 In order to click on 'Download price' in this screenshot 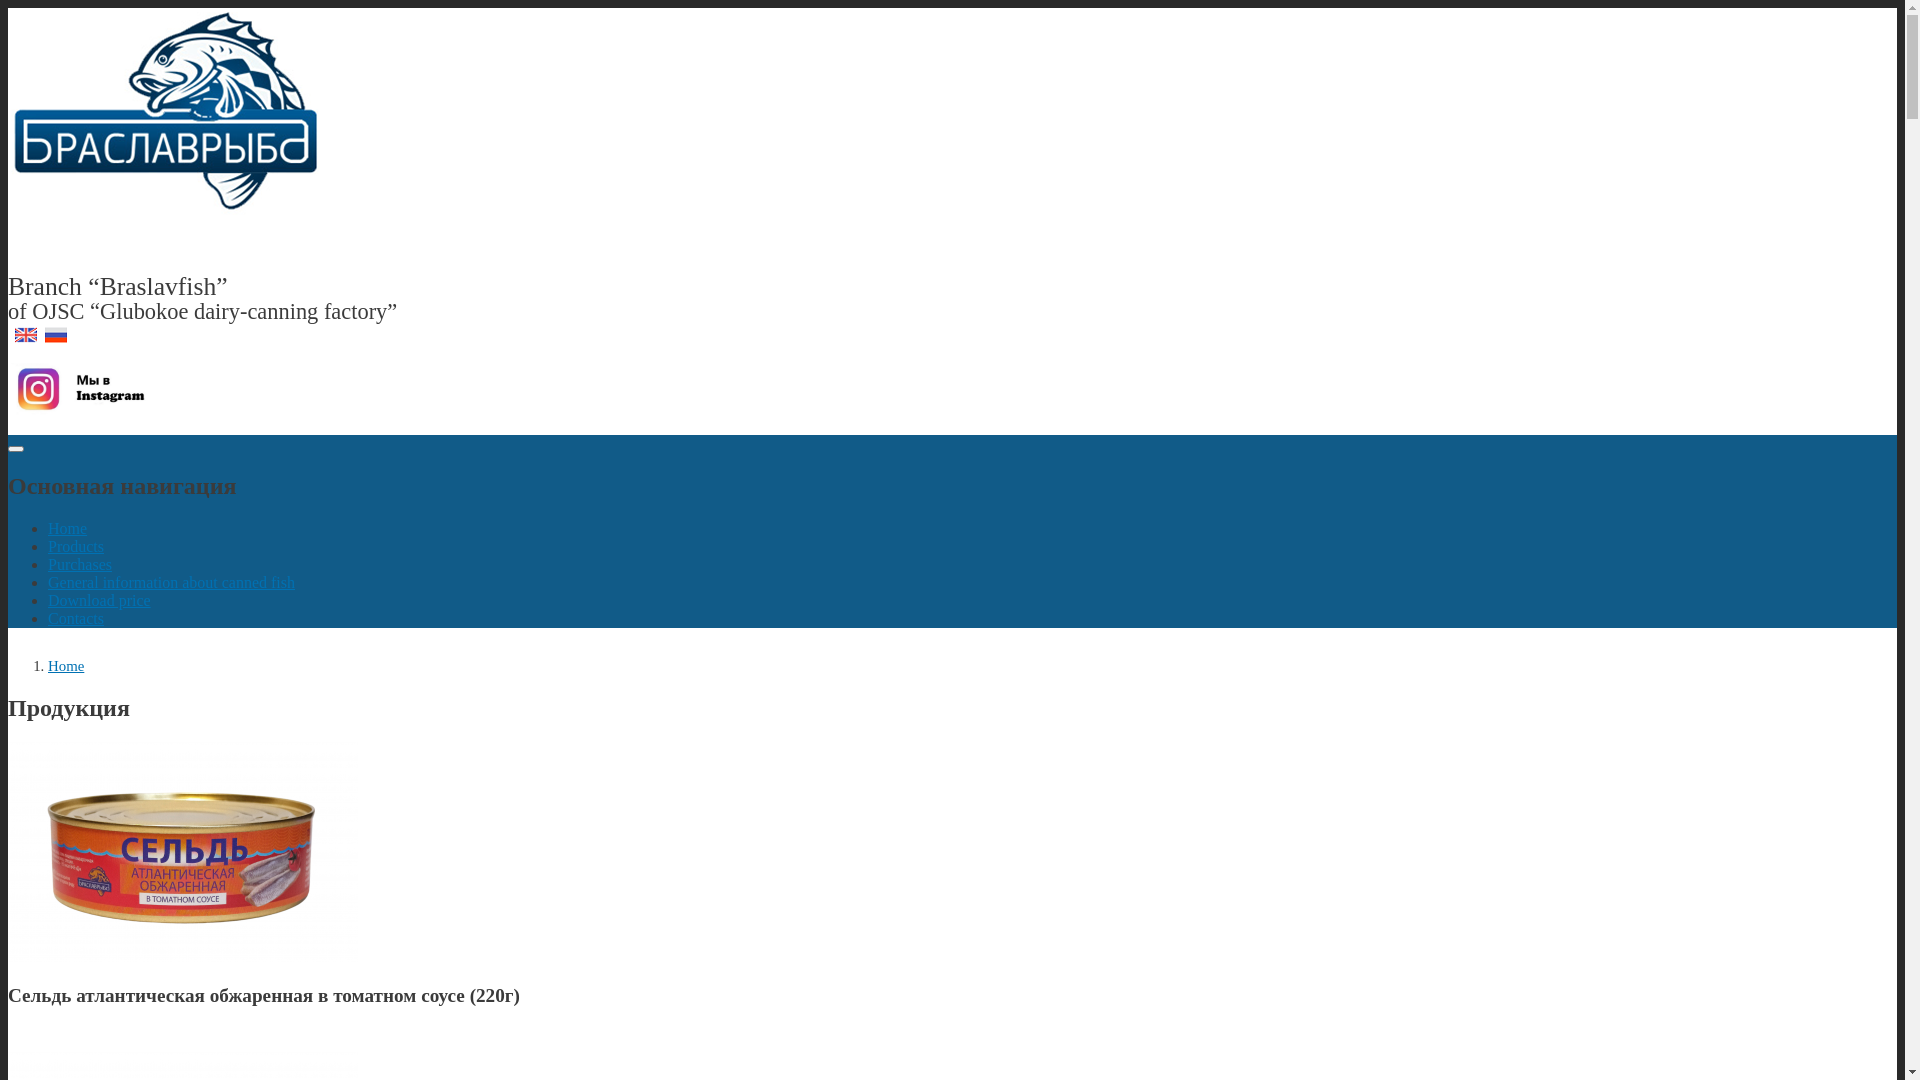, I will do `click(98, 599)`.